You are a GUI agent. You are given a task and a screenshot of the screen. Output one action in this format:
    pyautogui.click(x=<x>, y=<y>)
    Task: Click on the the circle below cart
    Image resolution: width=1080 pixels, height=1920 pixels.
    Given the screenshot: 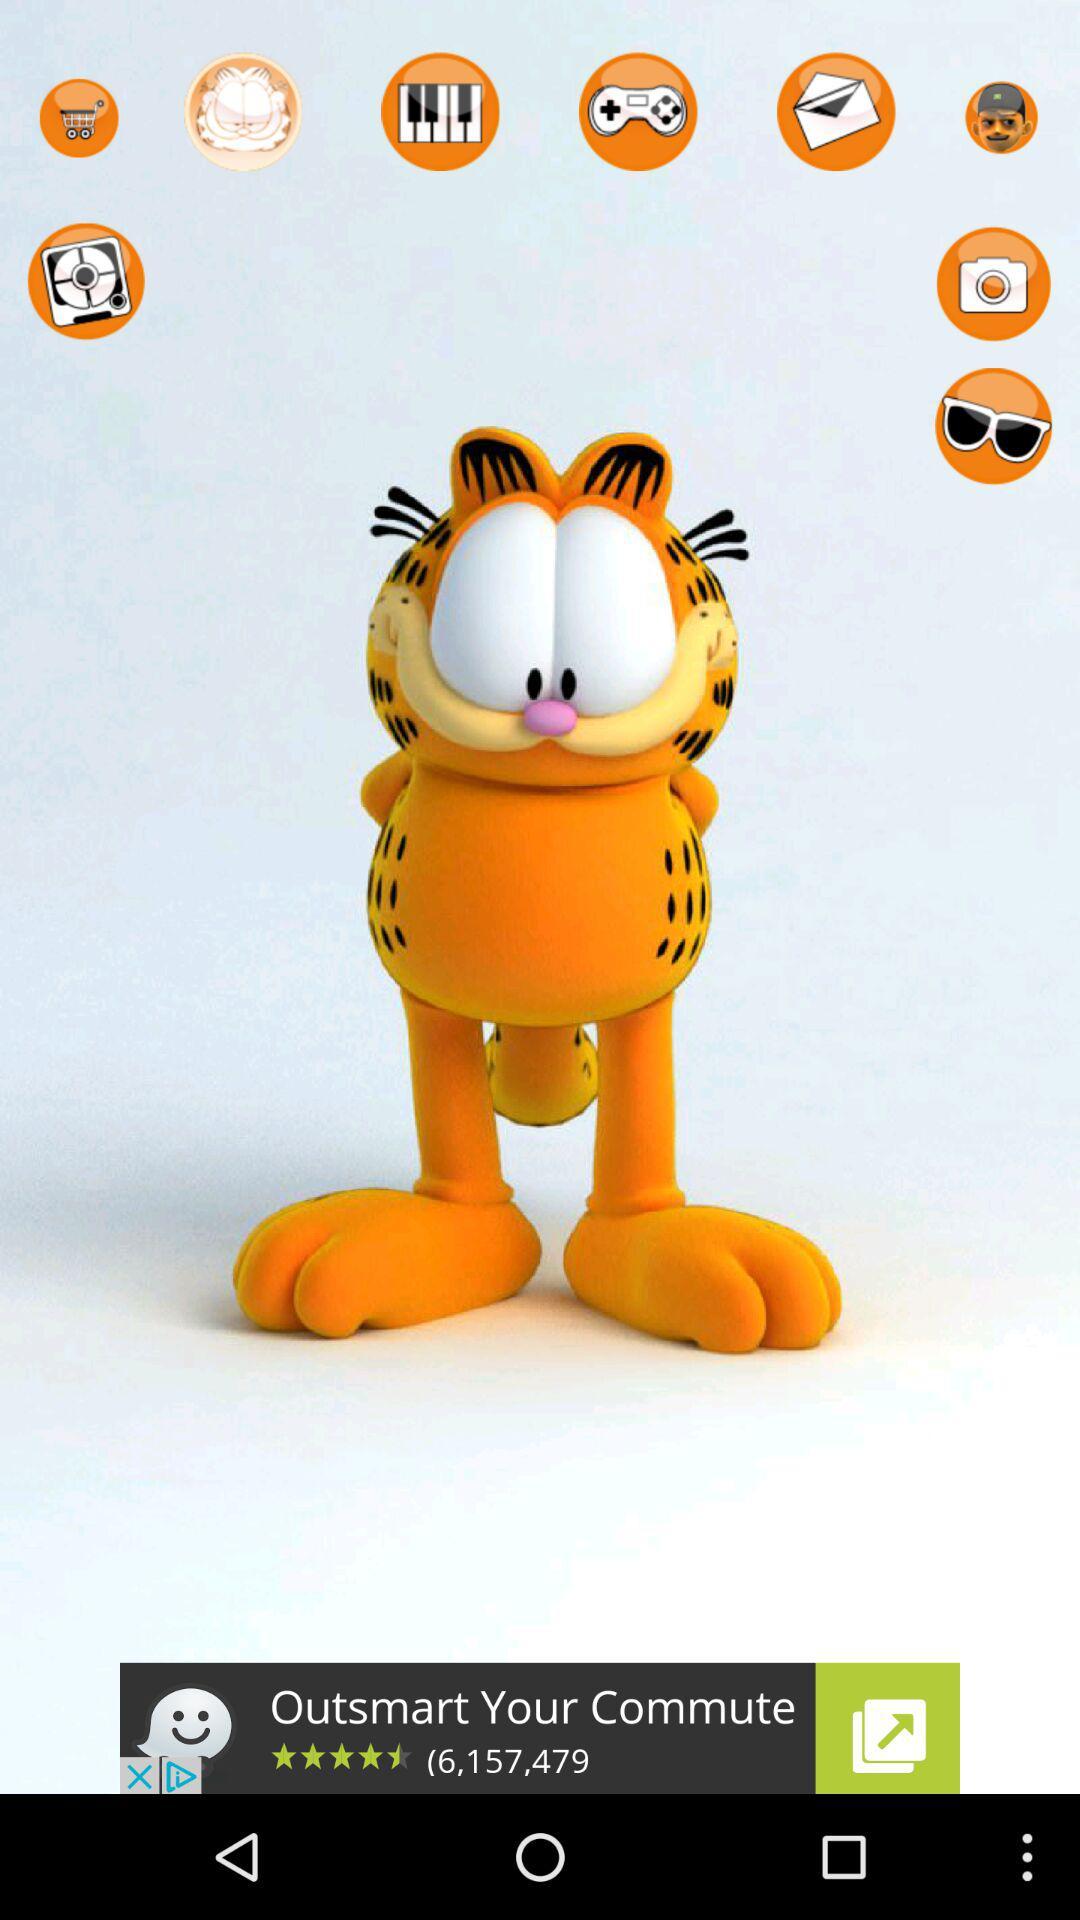 What is the action you would take?
    pyautogui.click(x=85, y=282)
    